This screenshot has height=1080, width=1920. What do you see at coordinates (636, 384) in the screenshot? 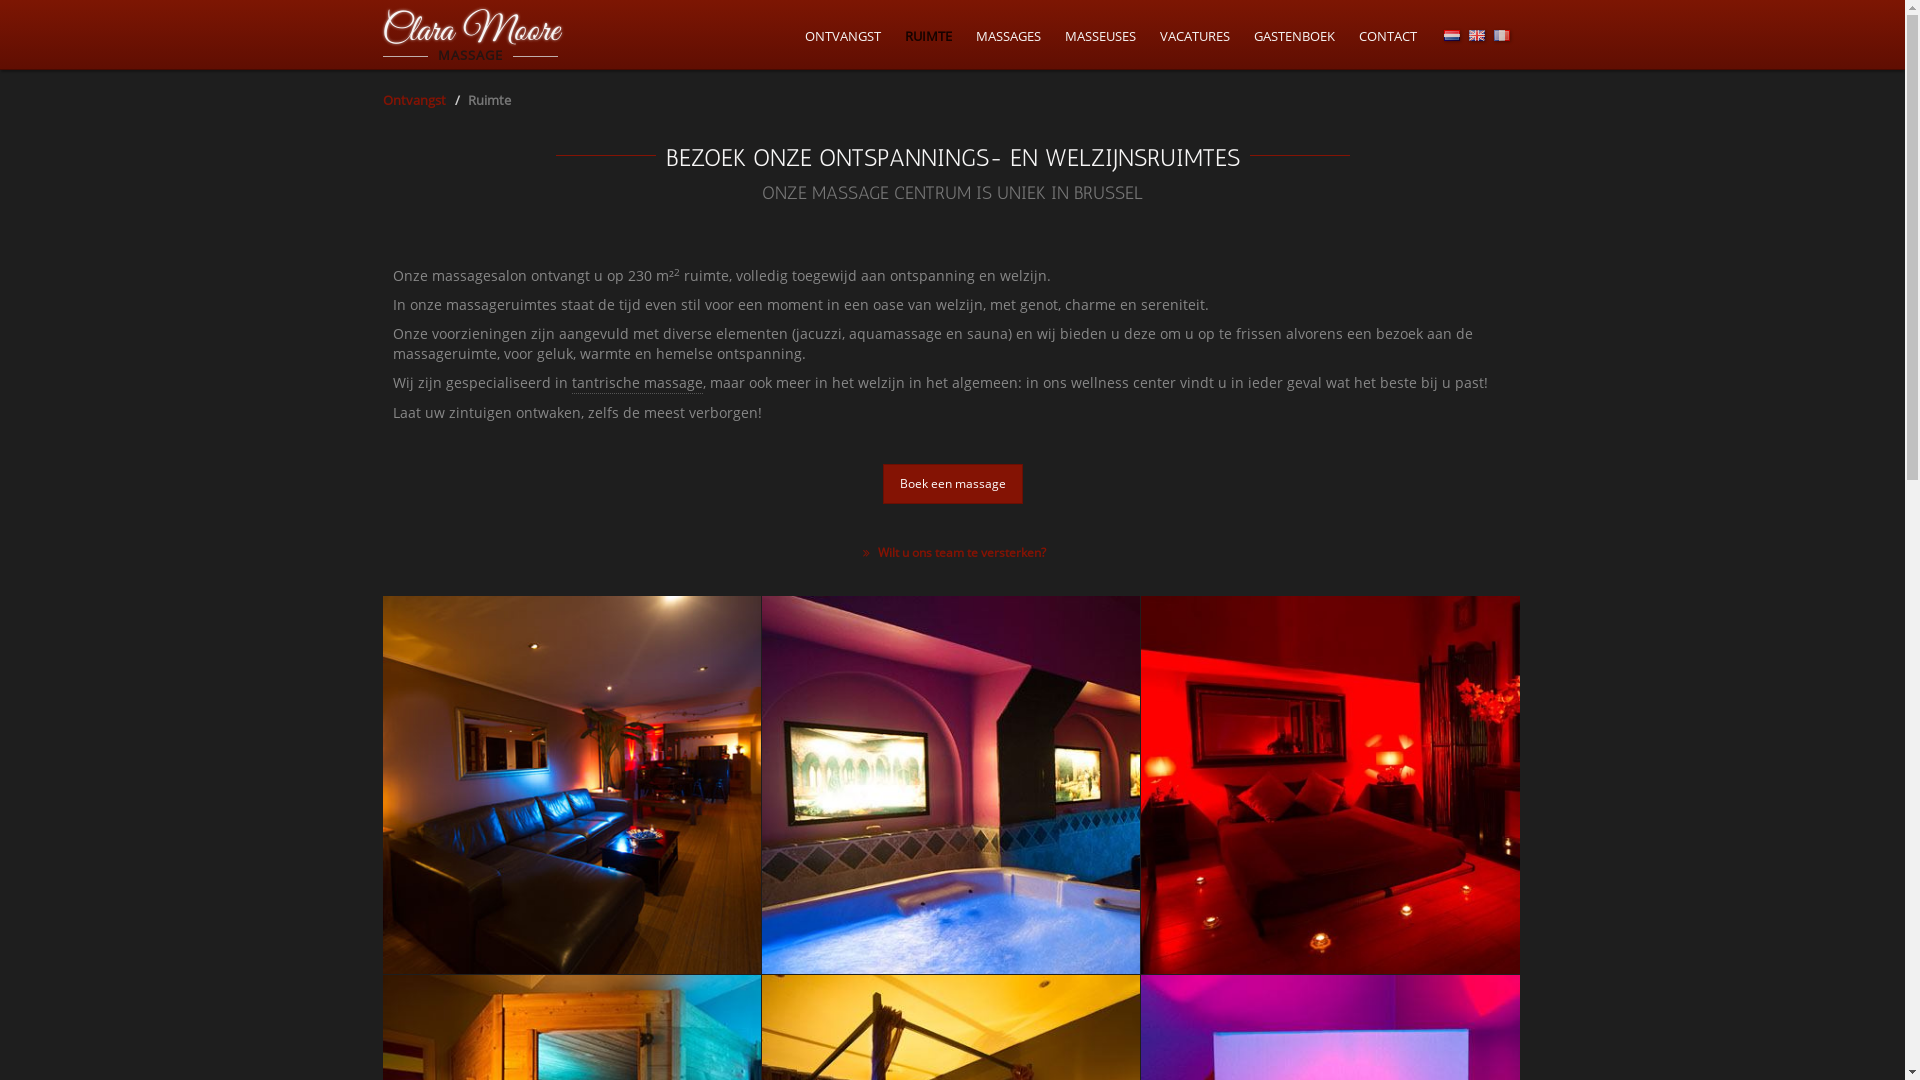
I see `'tantrische massage'` at bounding box center [636, 384].